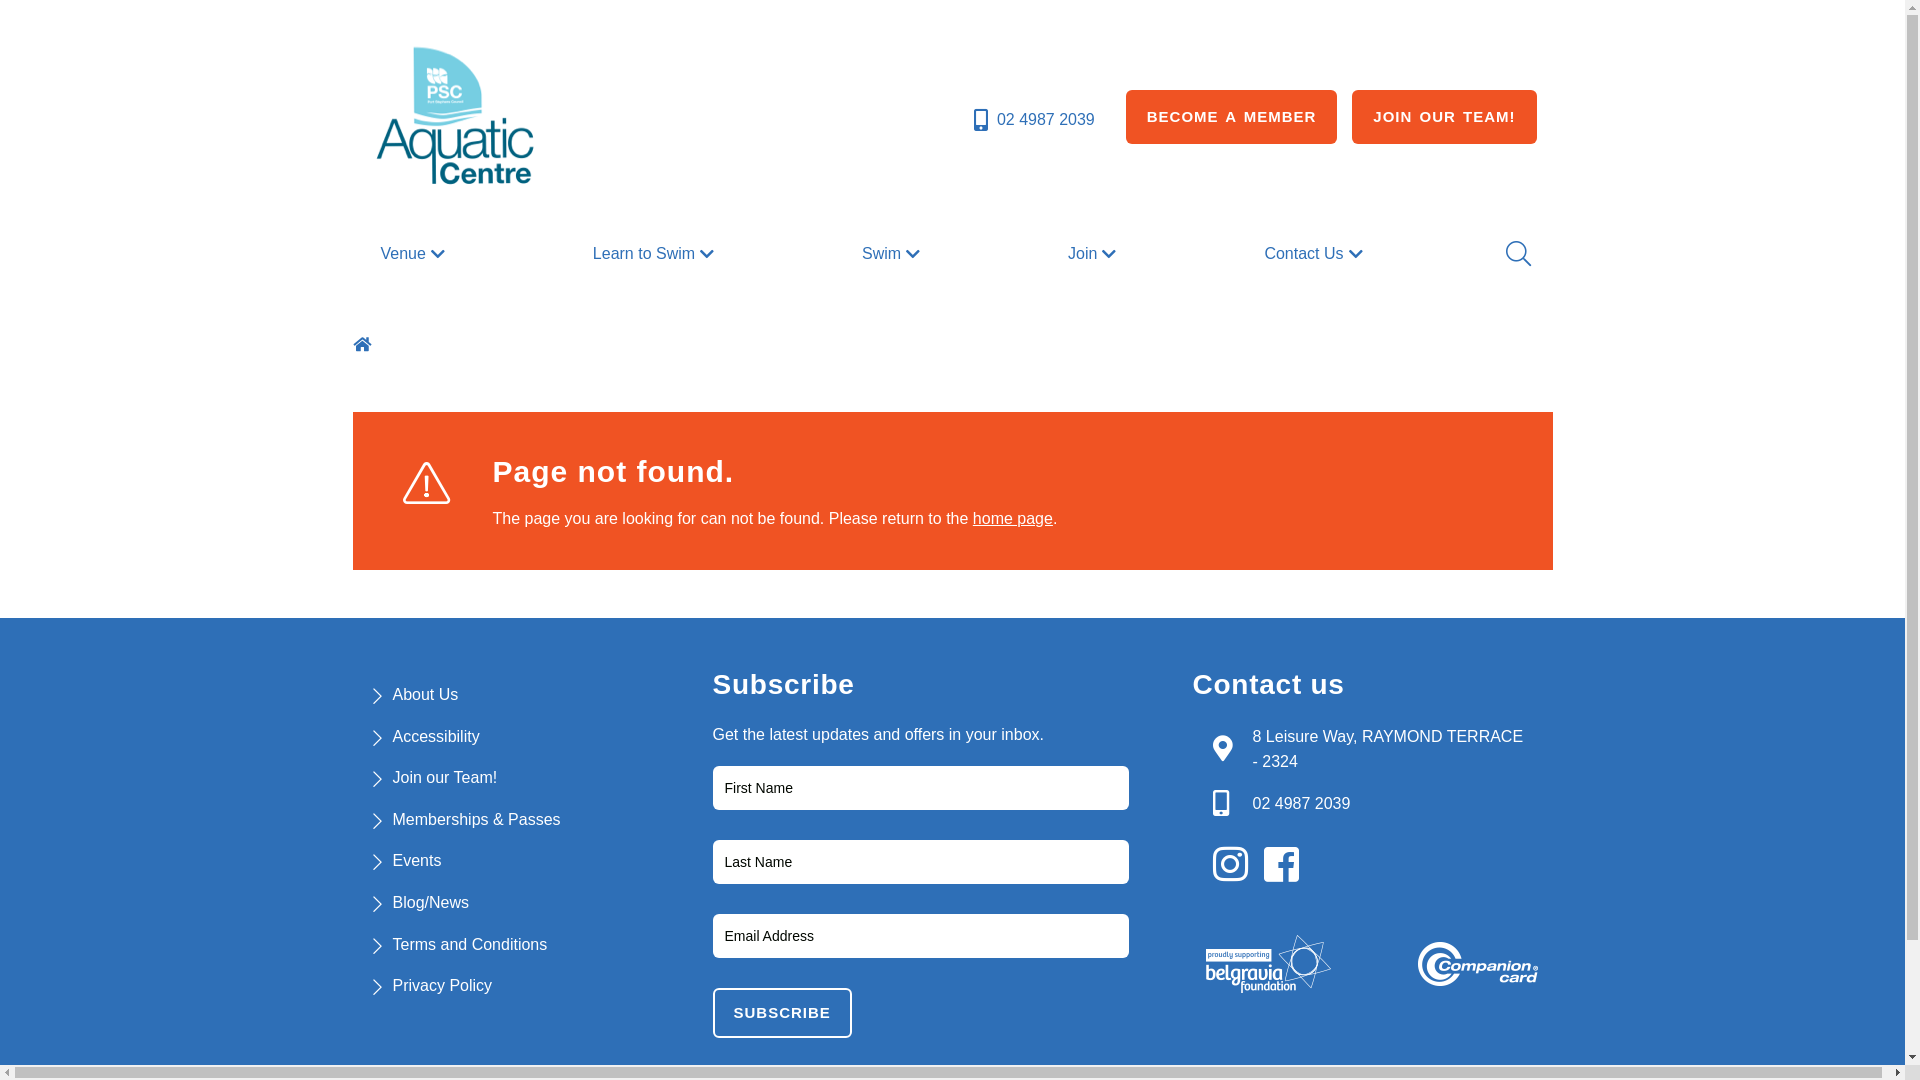  Describe the element at coordinates (656, 253) in the screenshot. I see `'Learn to Swim'` at that location.